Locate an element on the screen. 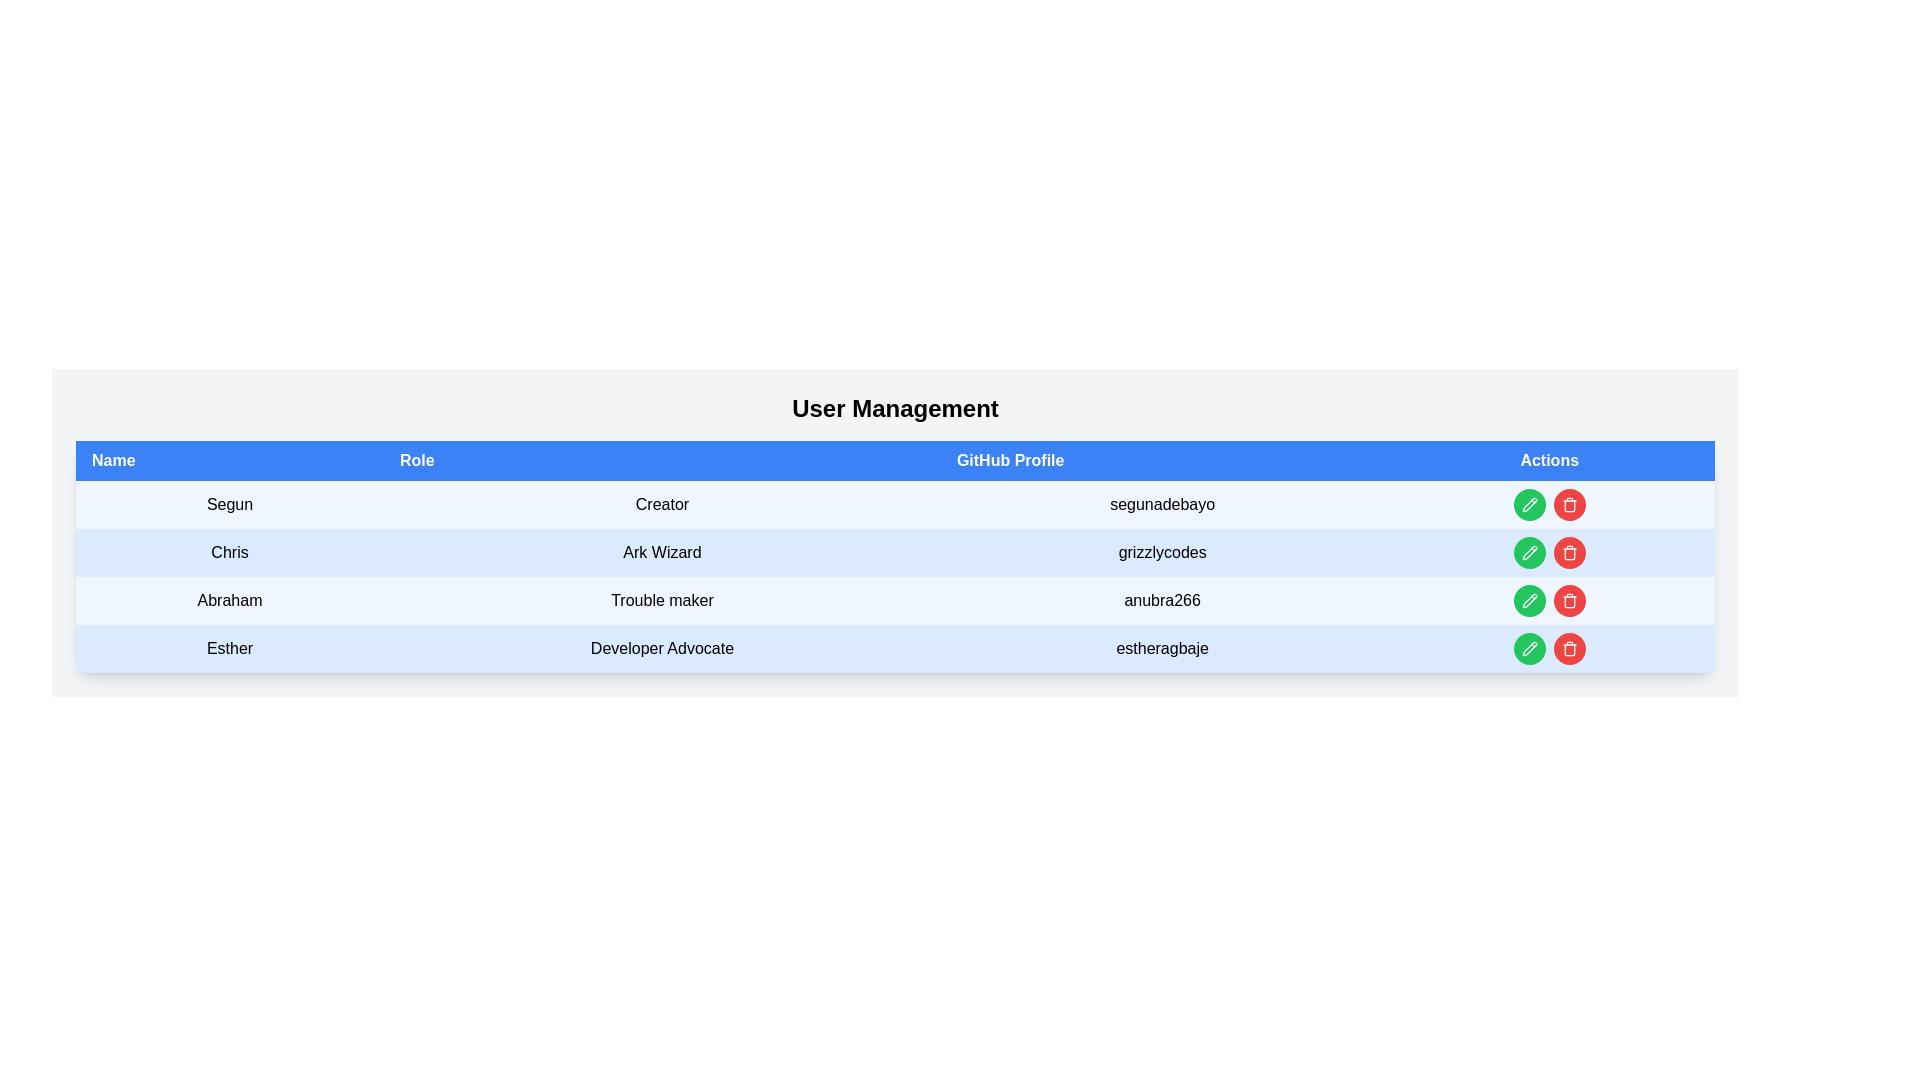 The image size is (1920, 1080). the text label 'grizzlycodes' which is located in the third column of the second row of a table, associated with 'Chris' in the first column and 'Ark Wizard' in the second column is located at coordinates (1162, 552).